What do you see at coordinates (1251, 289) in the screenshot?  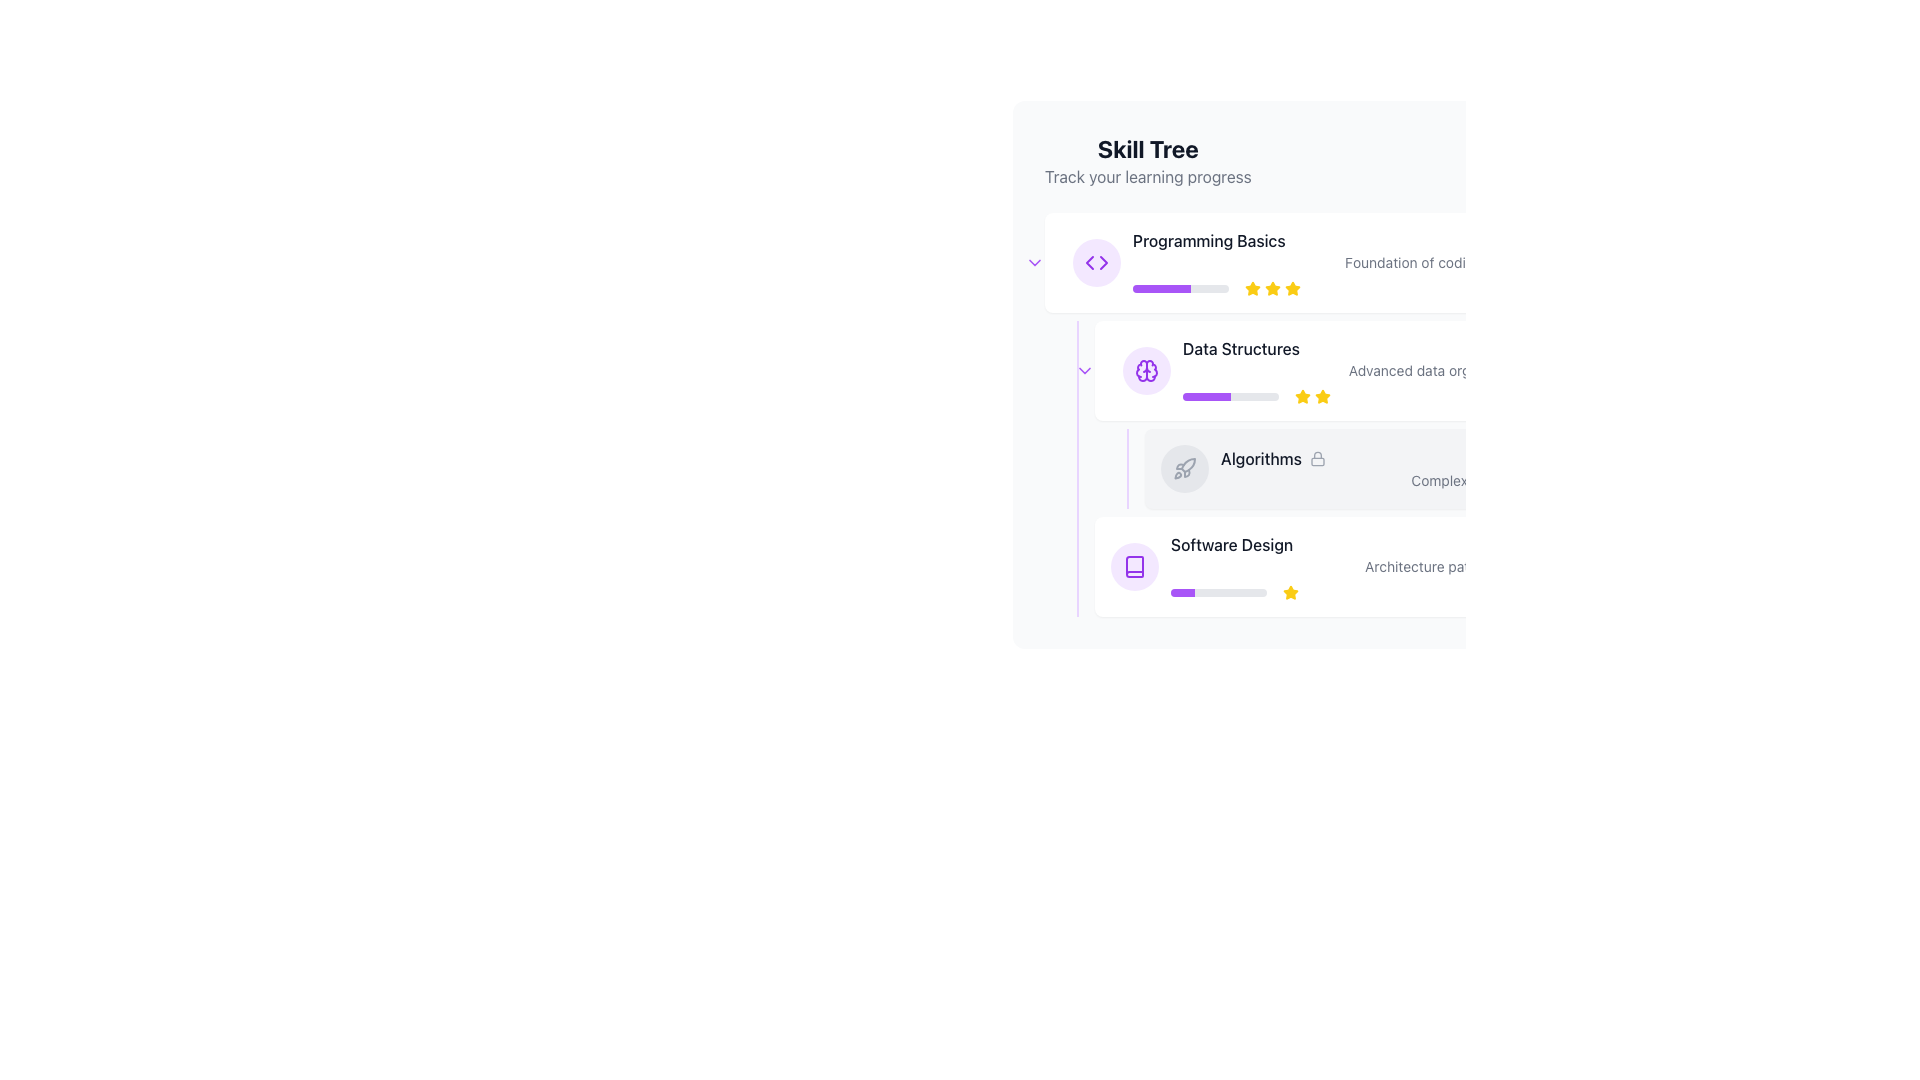 I see `the yellow star icon representing the first rating in the programming skill tree to interact with it` at bounding box center [1251, 289].